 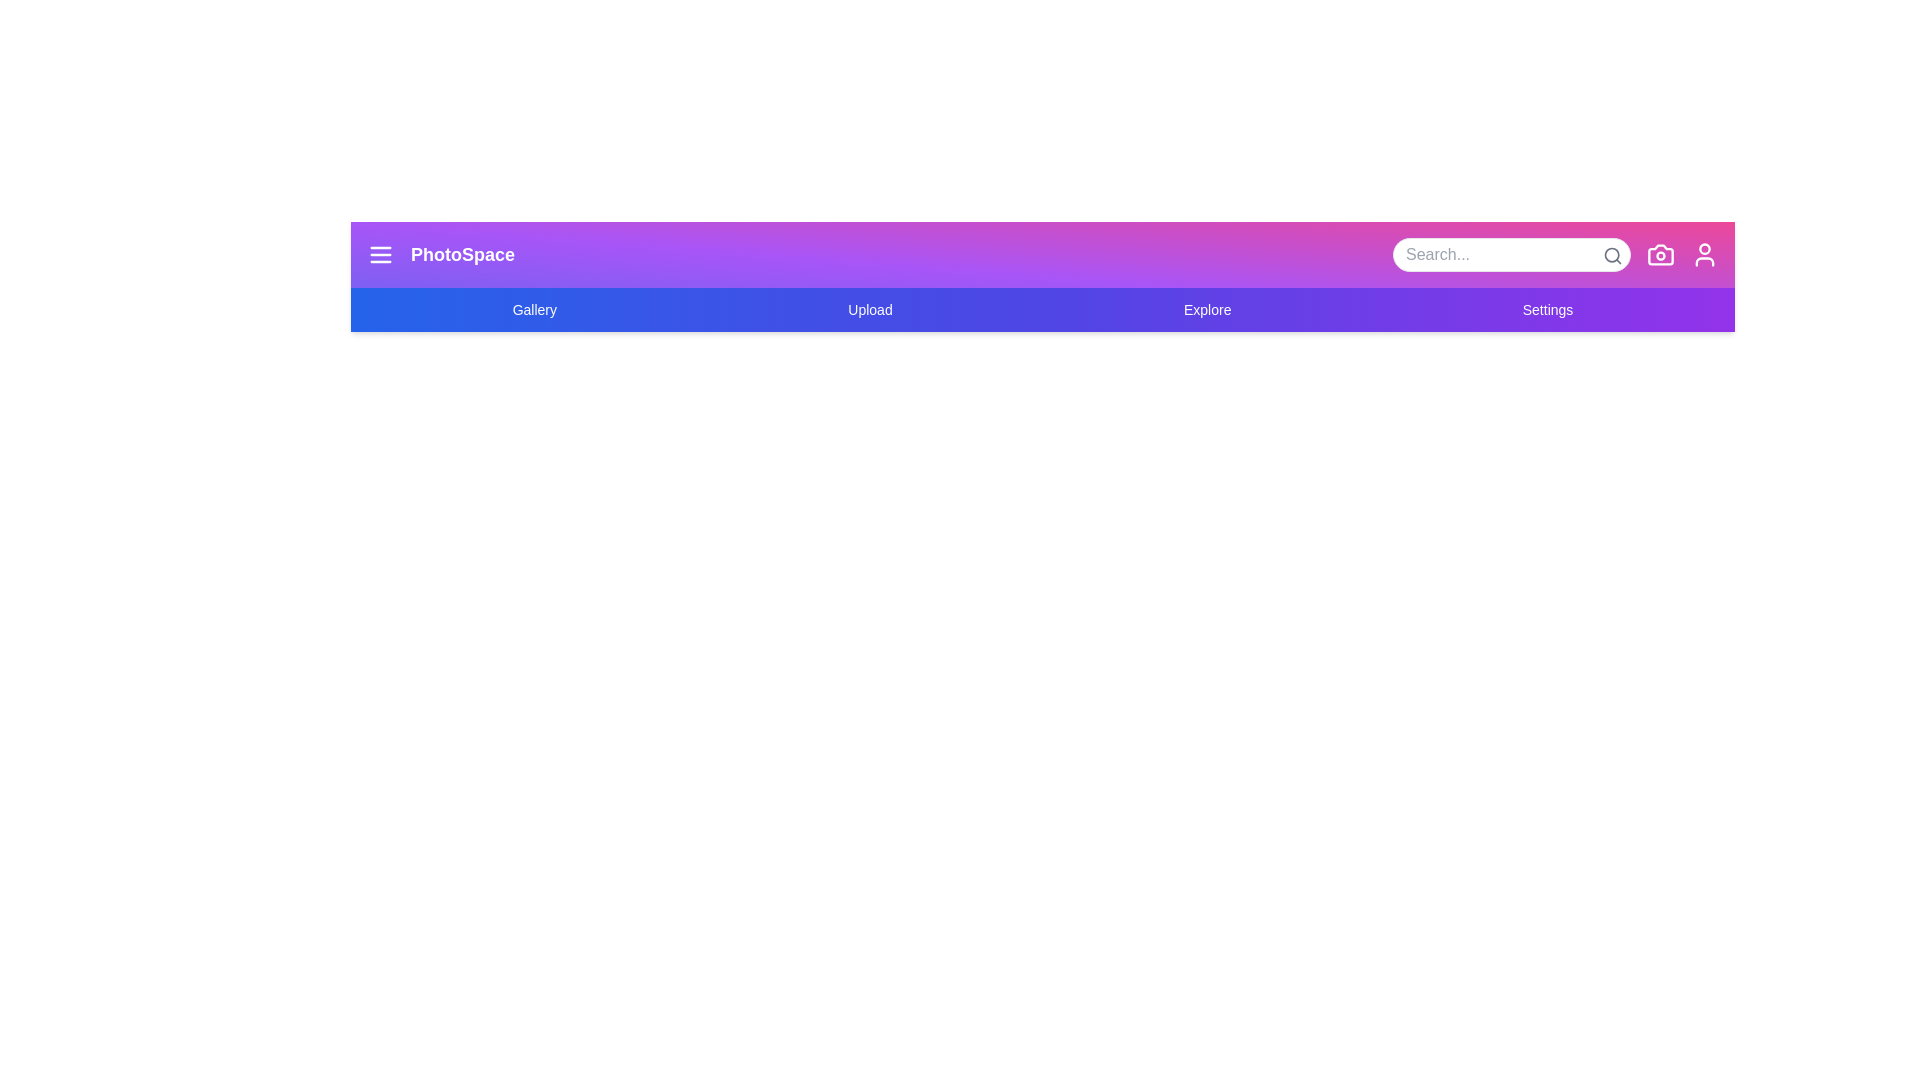 I want to click on the navigation link Gallery, so click(x=533, y=309).